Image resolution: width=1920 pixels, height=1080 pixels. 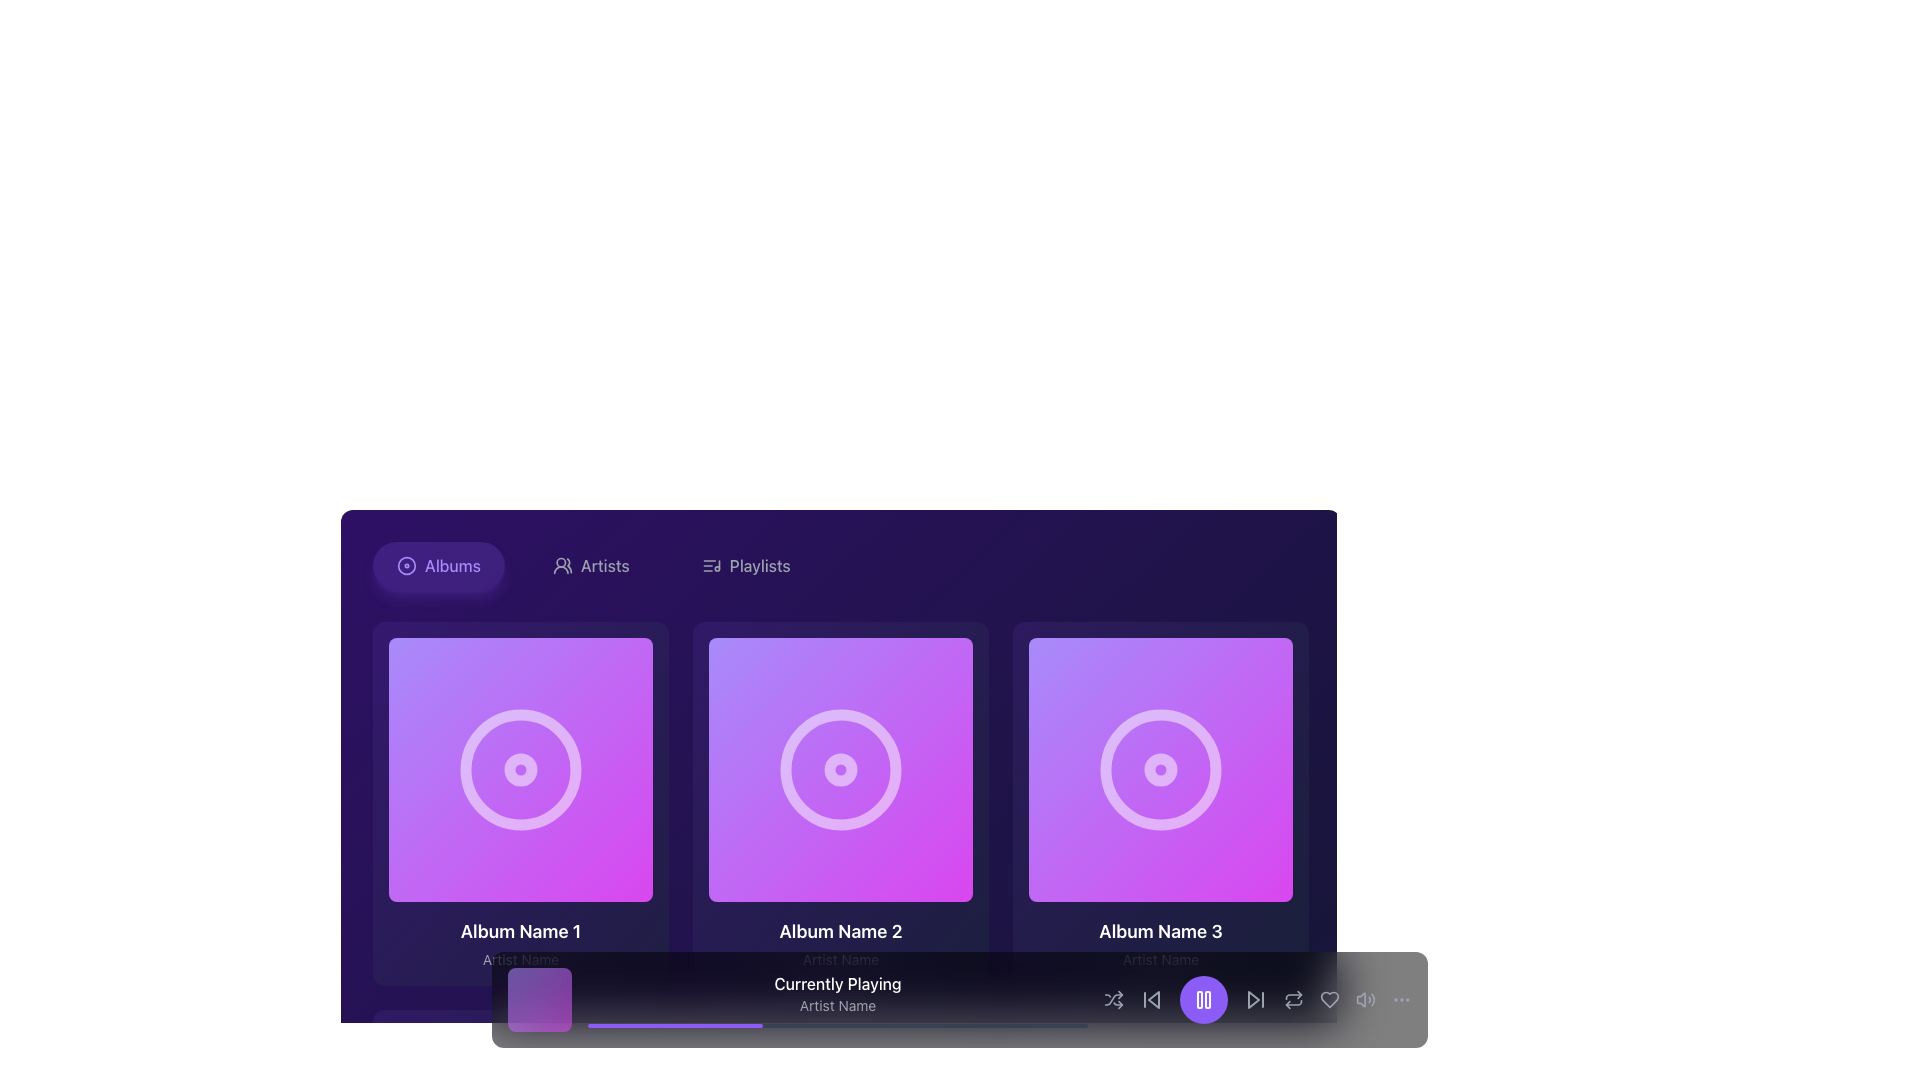 I want to click on the triangular play icon, which is white and located within the circular purple album artwork on the second album card labeled 'Album Name 2', so click(x=843, y=769).